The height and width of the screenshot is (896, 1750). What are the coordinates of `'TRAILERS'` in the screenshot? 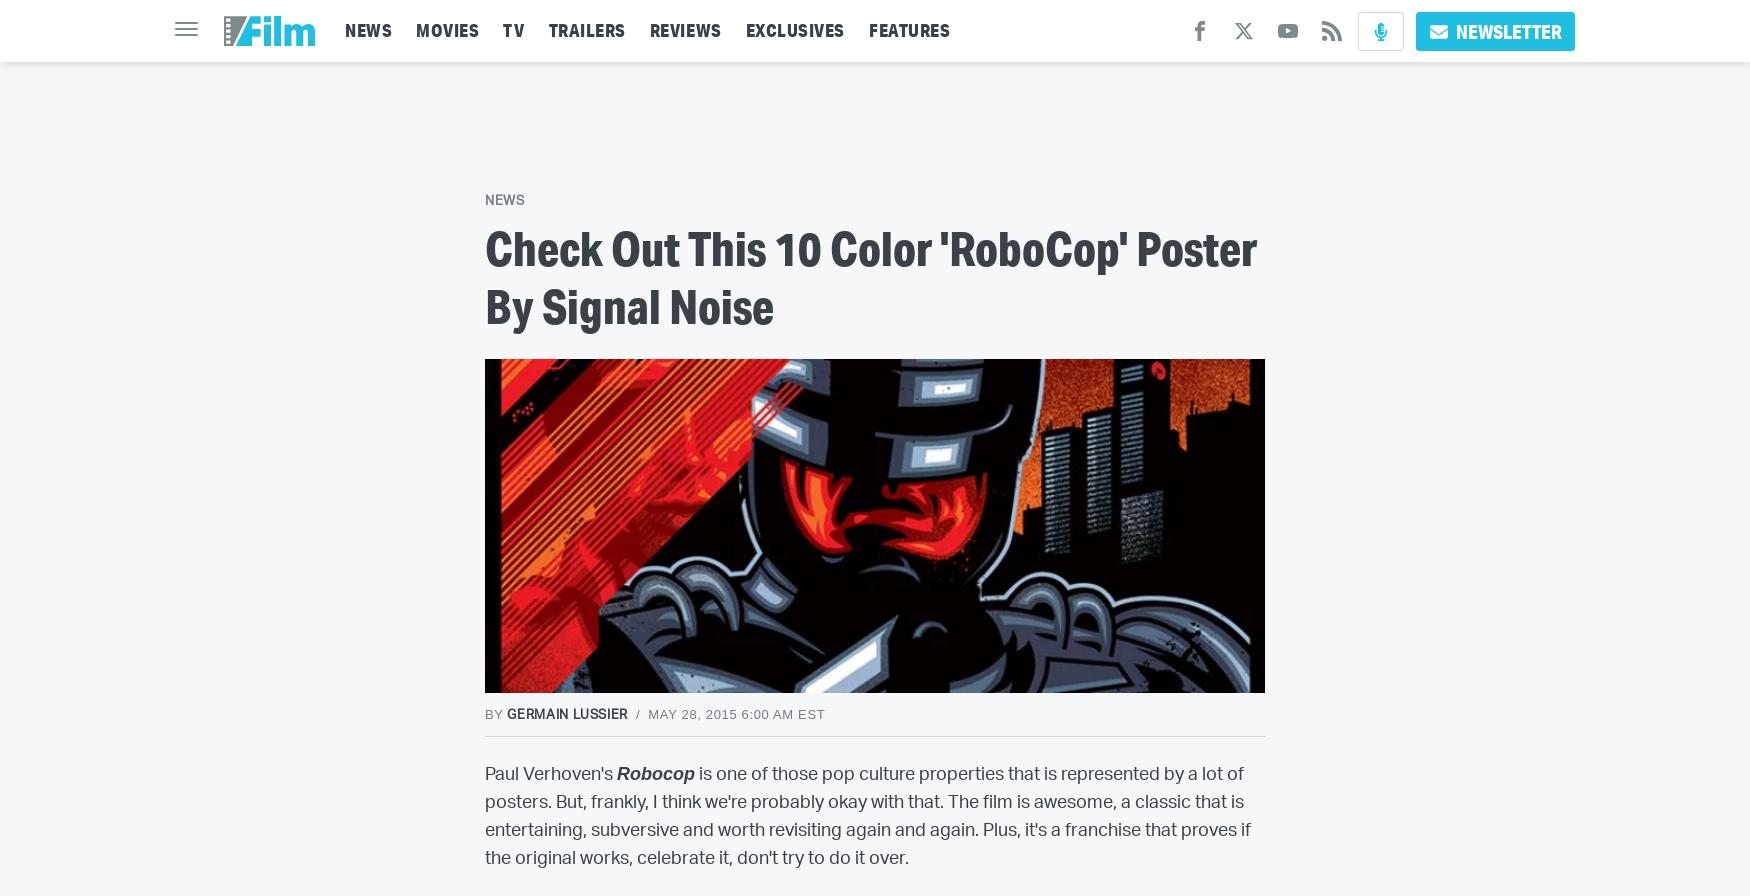 It's located at (546, 30).